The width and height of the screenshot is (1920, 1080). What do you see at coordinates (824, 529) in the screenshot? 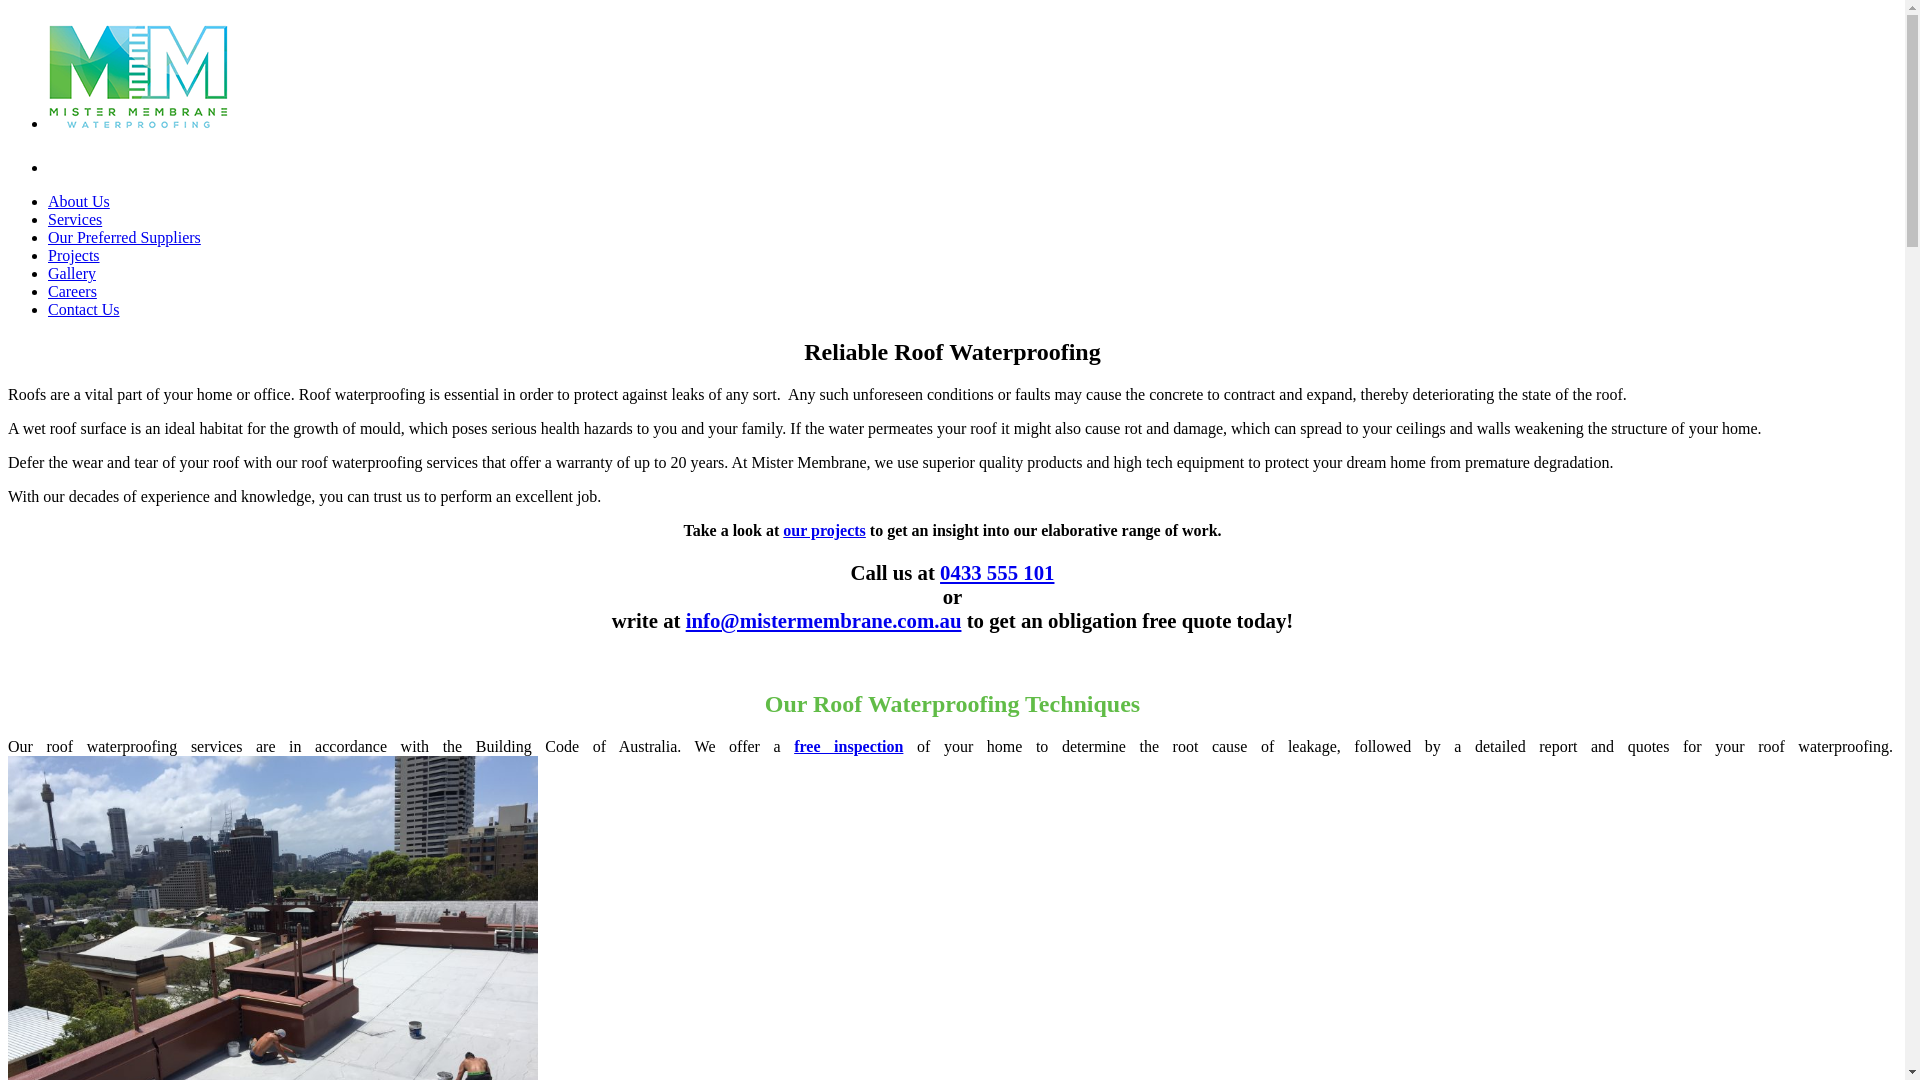
I see `'our projects'` at bounding box center [824, 529].